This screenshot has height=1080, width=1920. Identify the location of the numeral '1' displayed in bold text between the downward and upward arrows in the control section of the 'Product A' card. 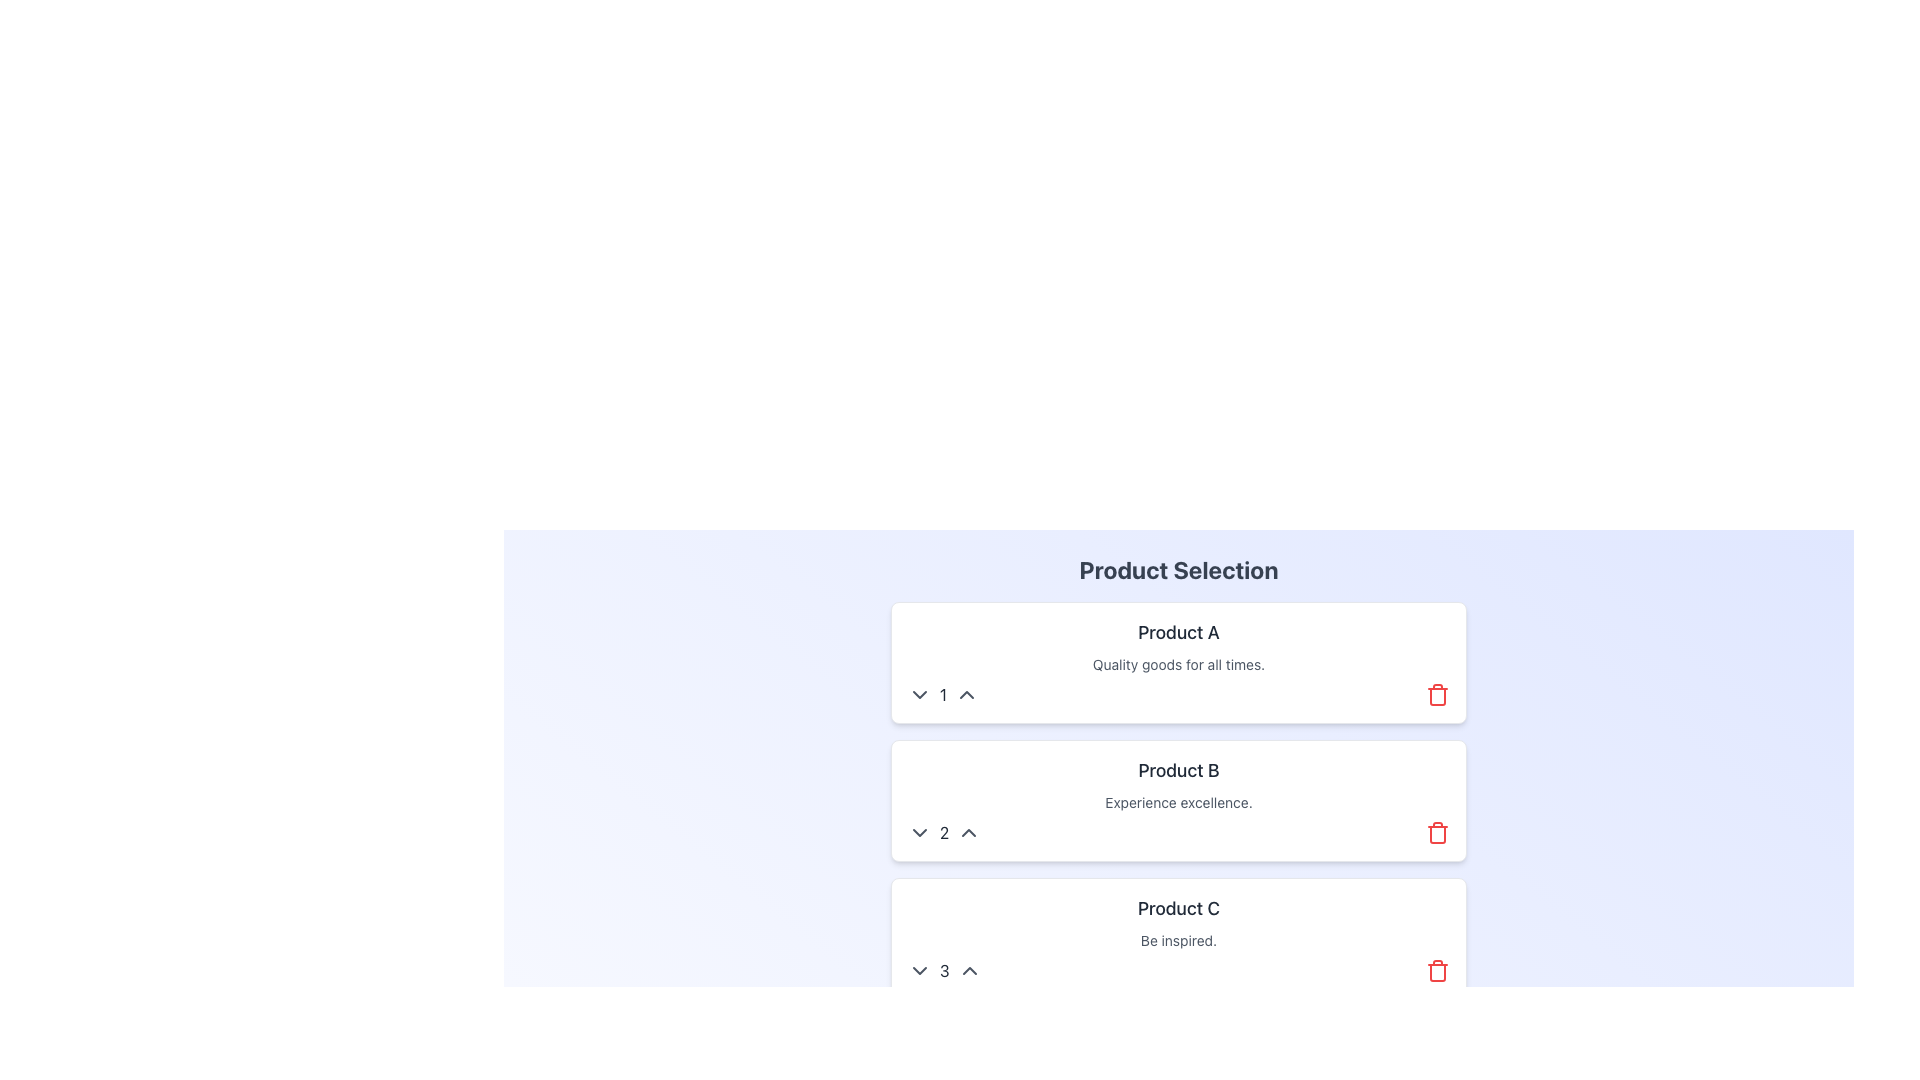
(942, 693).